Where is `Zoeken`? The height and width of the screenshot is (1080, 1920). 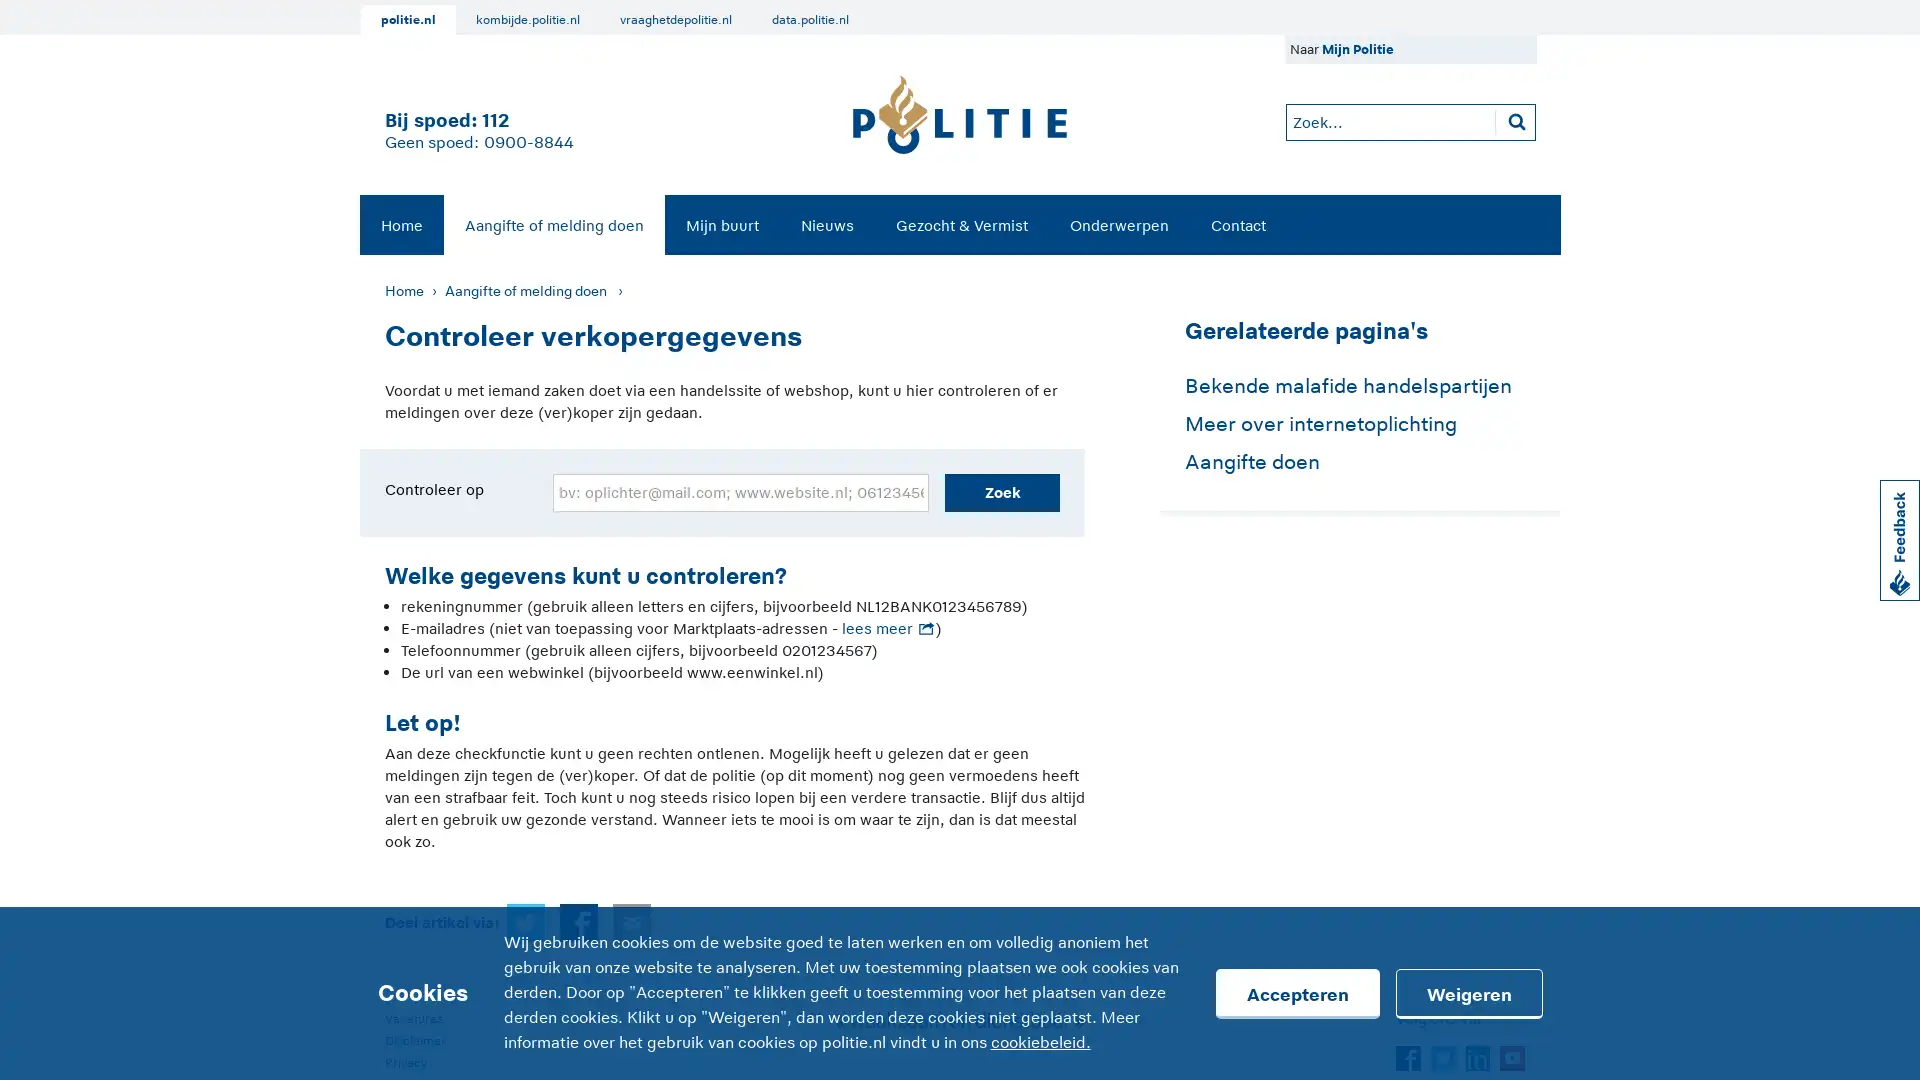
Zoeken is located at coordinates (1284, 139).